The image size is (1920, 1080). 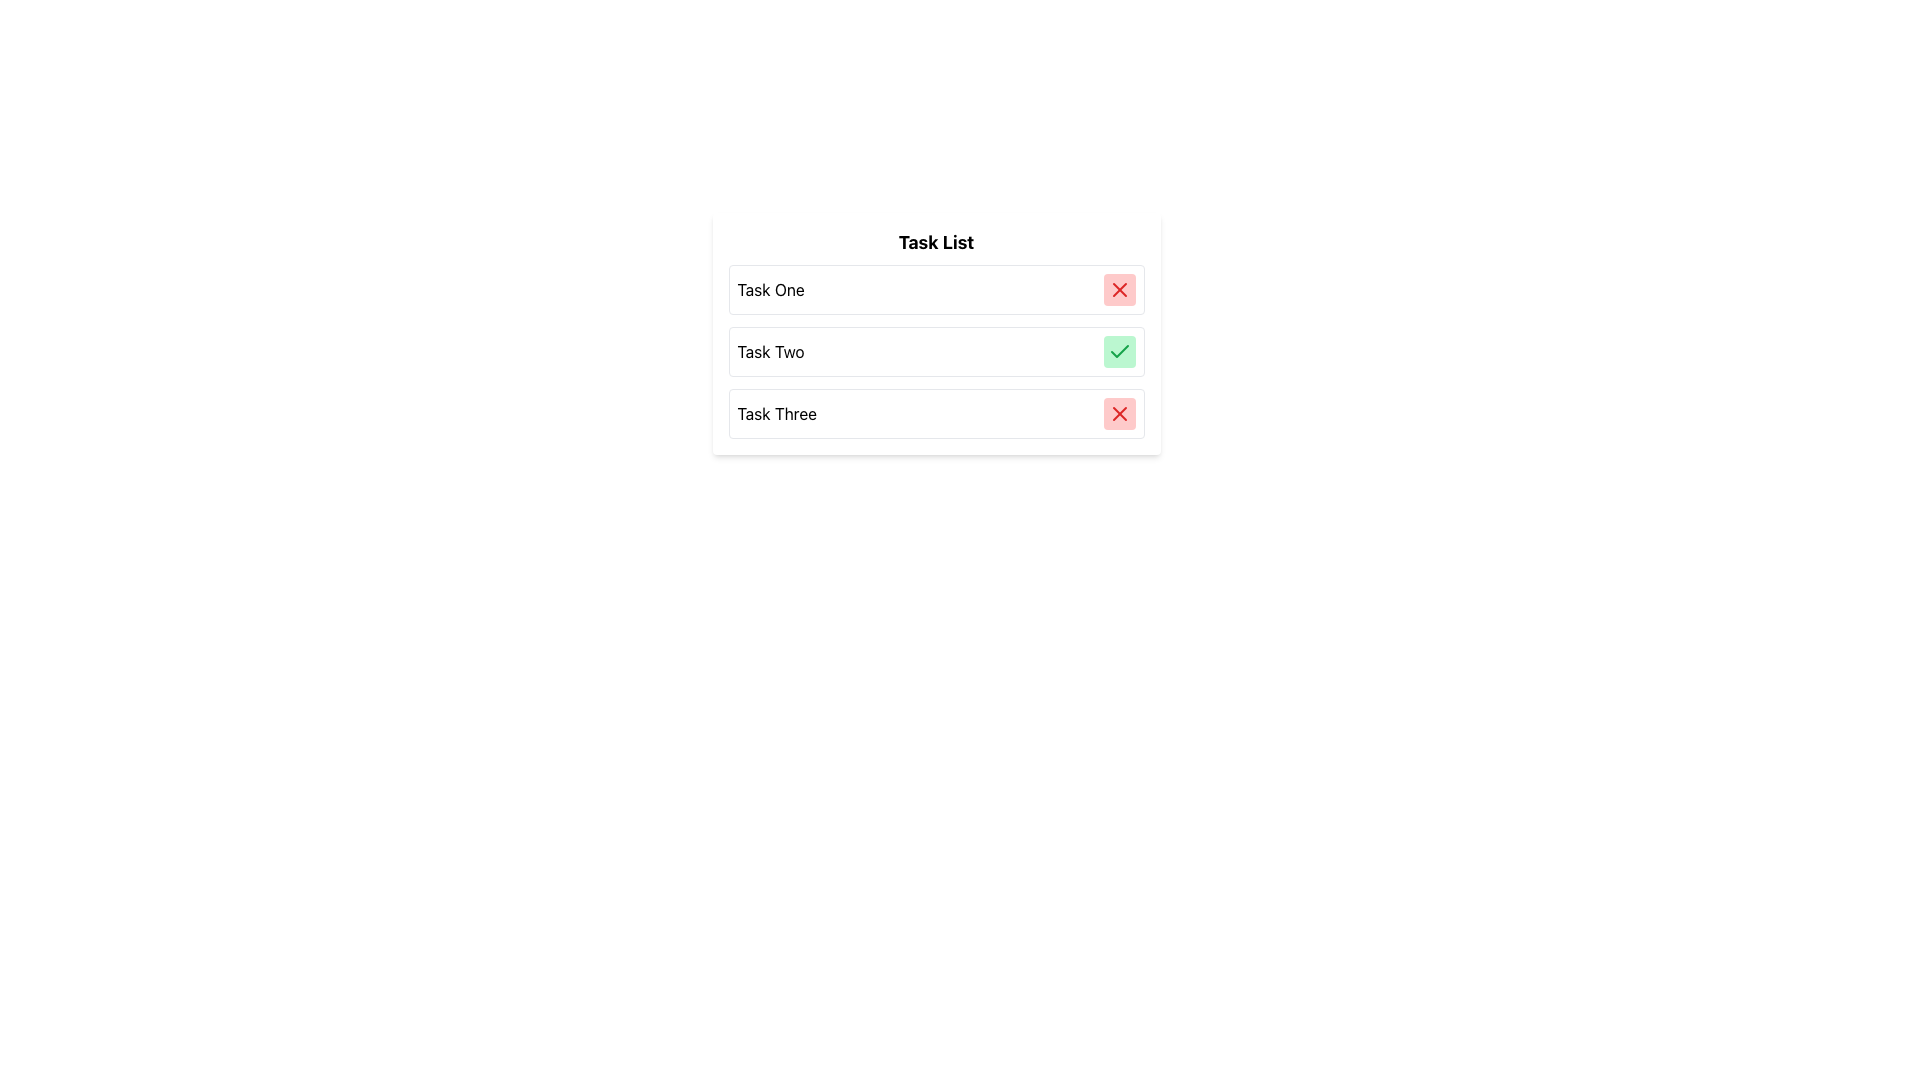 What do you see at coordinates (1118, 412) in the screenshot?
I see `the 'delete' button for the 'Task Three' item` at bounding box center [1118, 412].